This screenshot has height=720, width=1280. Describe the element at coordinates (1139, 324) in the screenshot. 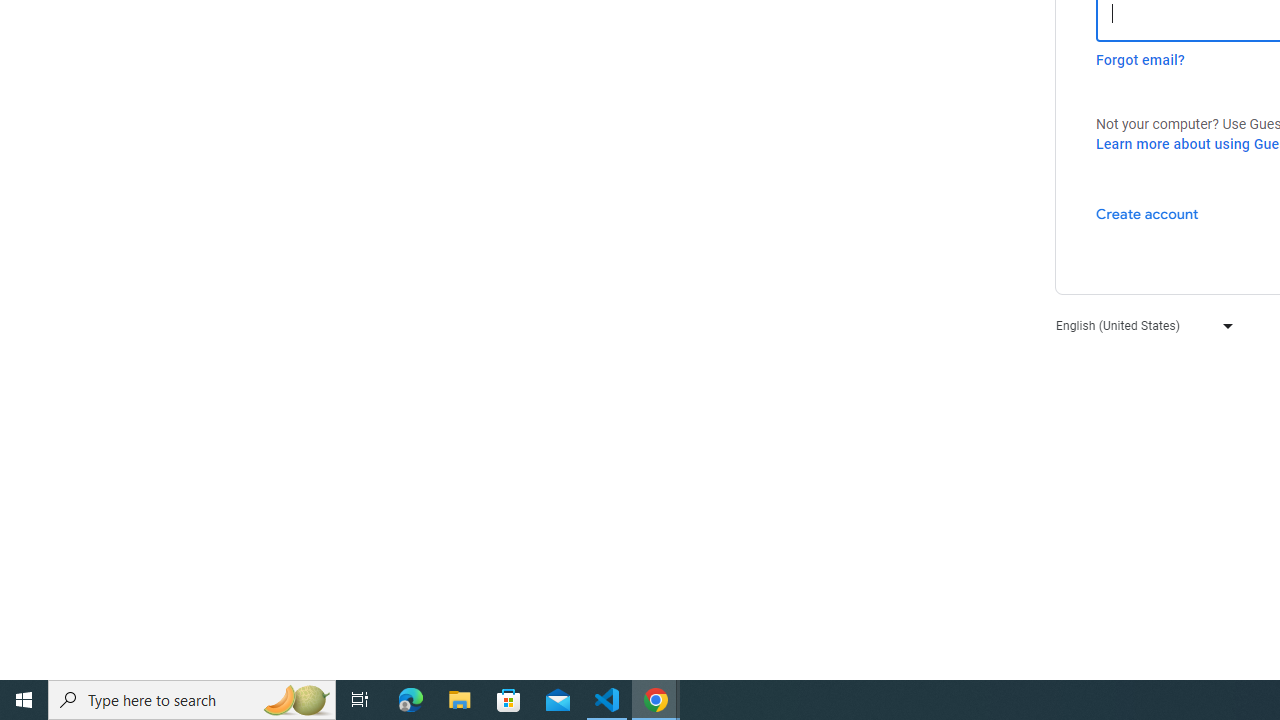

I see `'English (United States)'` at that location.